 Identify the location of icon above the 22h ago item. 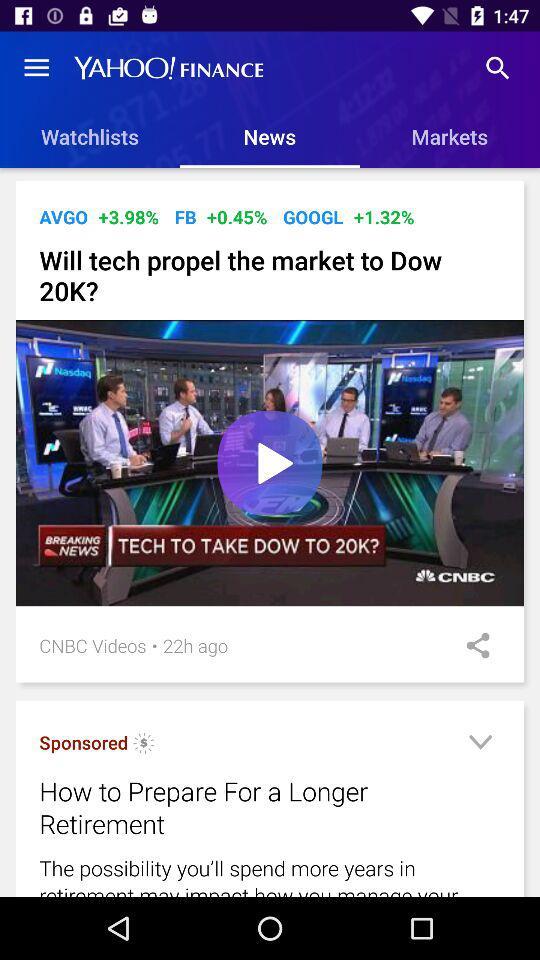
(270, 463).